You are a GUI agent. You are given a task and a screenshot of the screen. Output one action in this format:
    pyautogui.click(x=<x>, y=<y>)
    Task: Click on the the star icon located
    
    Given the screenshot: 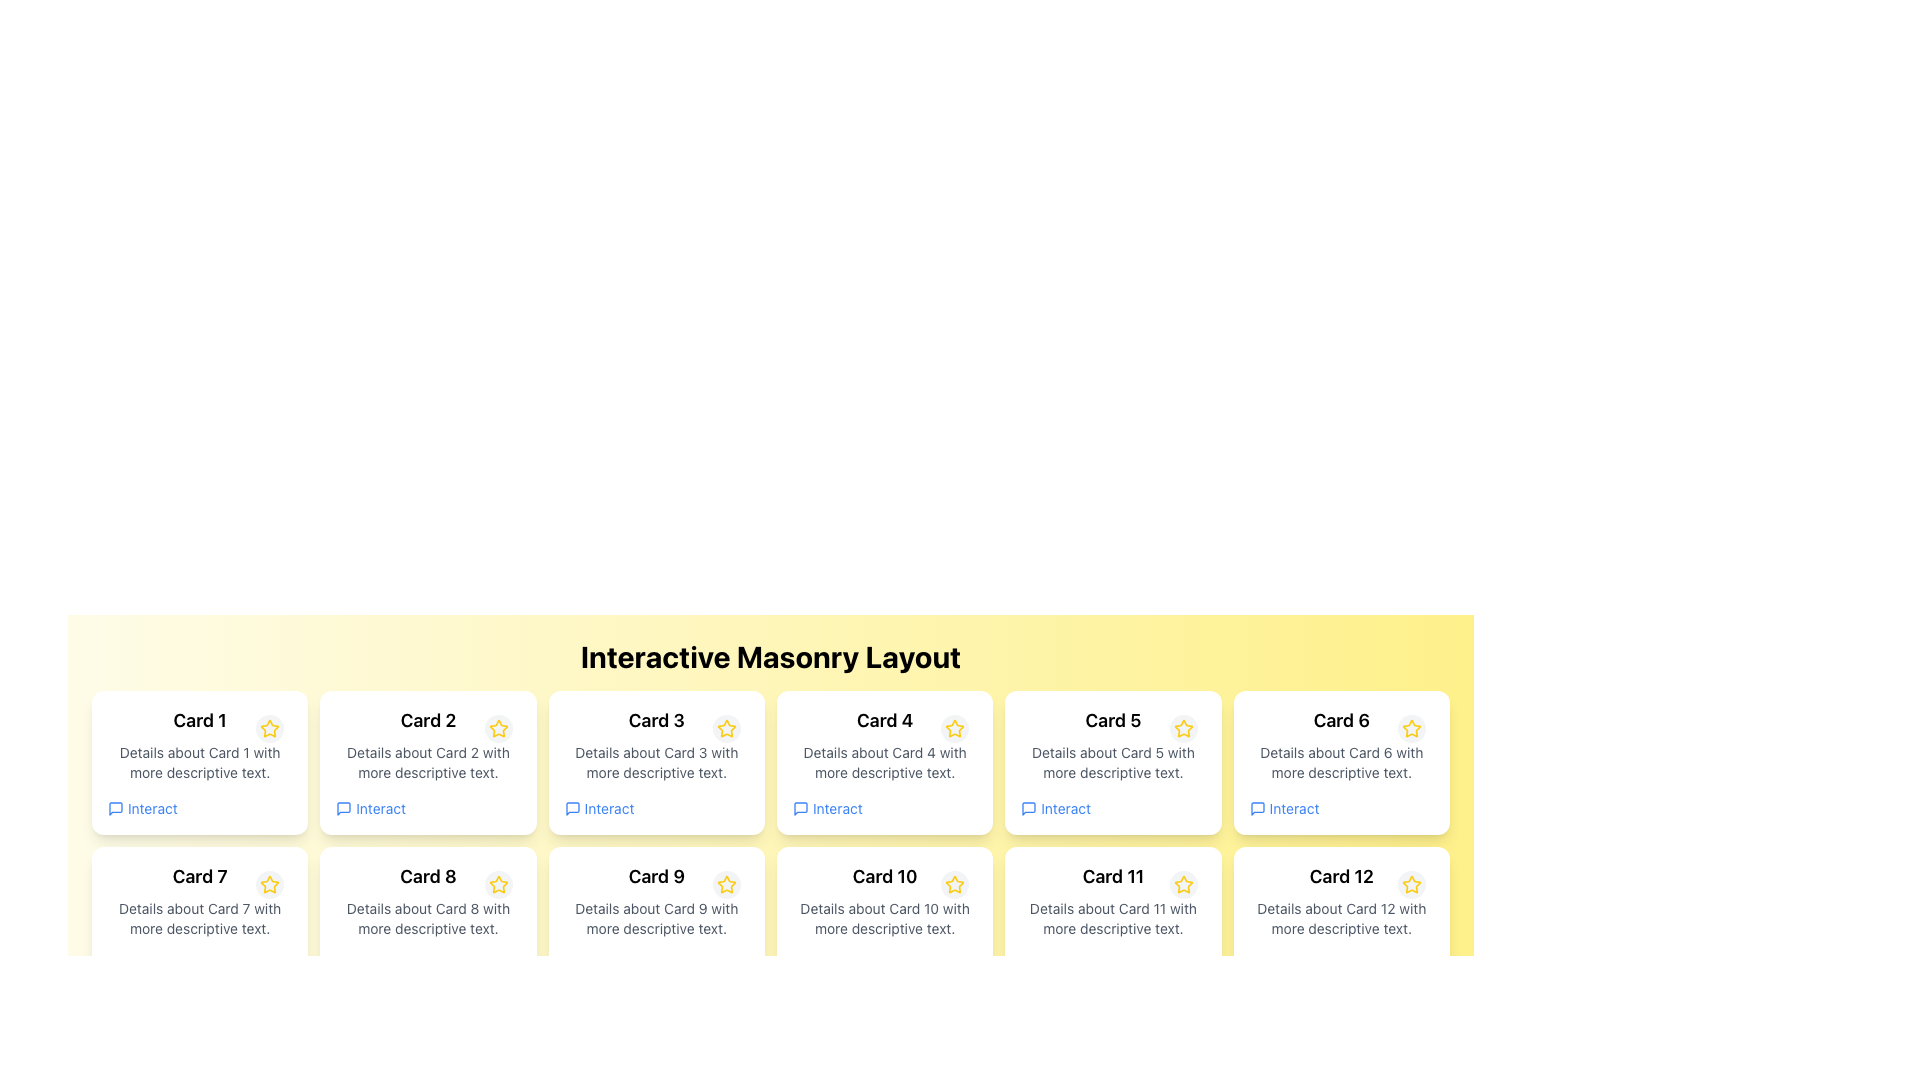 What is the action you would take?
    pyautogui.click(x=724, y=728)
    